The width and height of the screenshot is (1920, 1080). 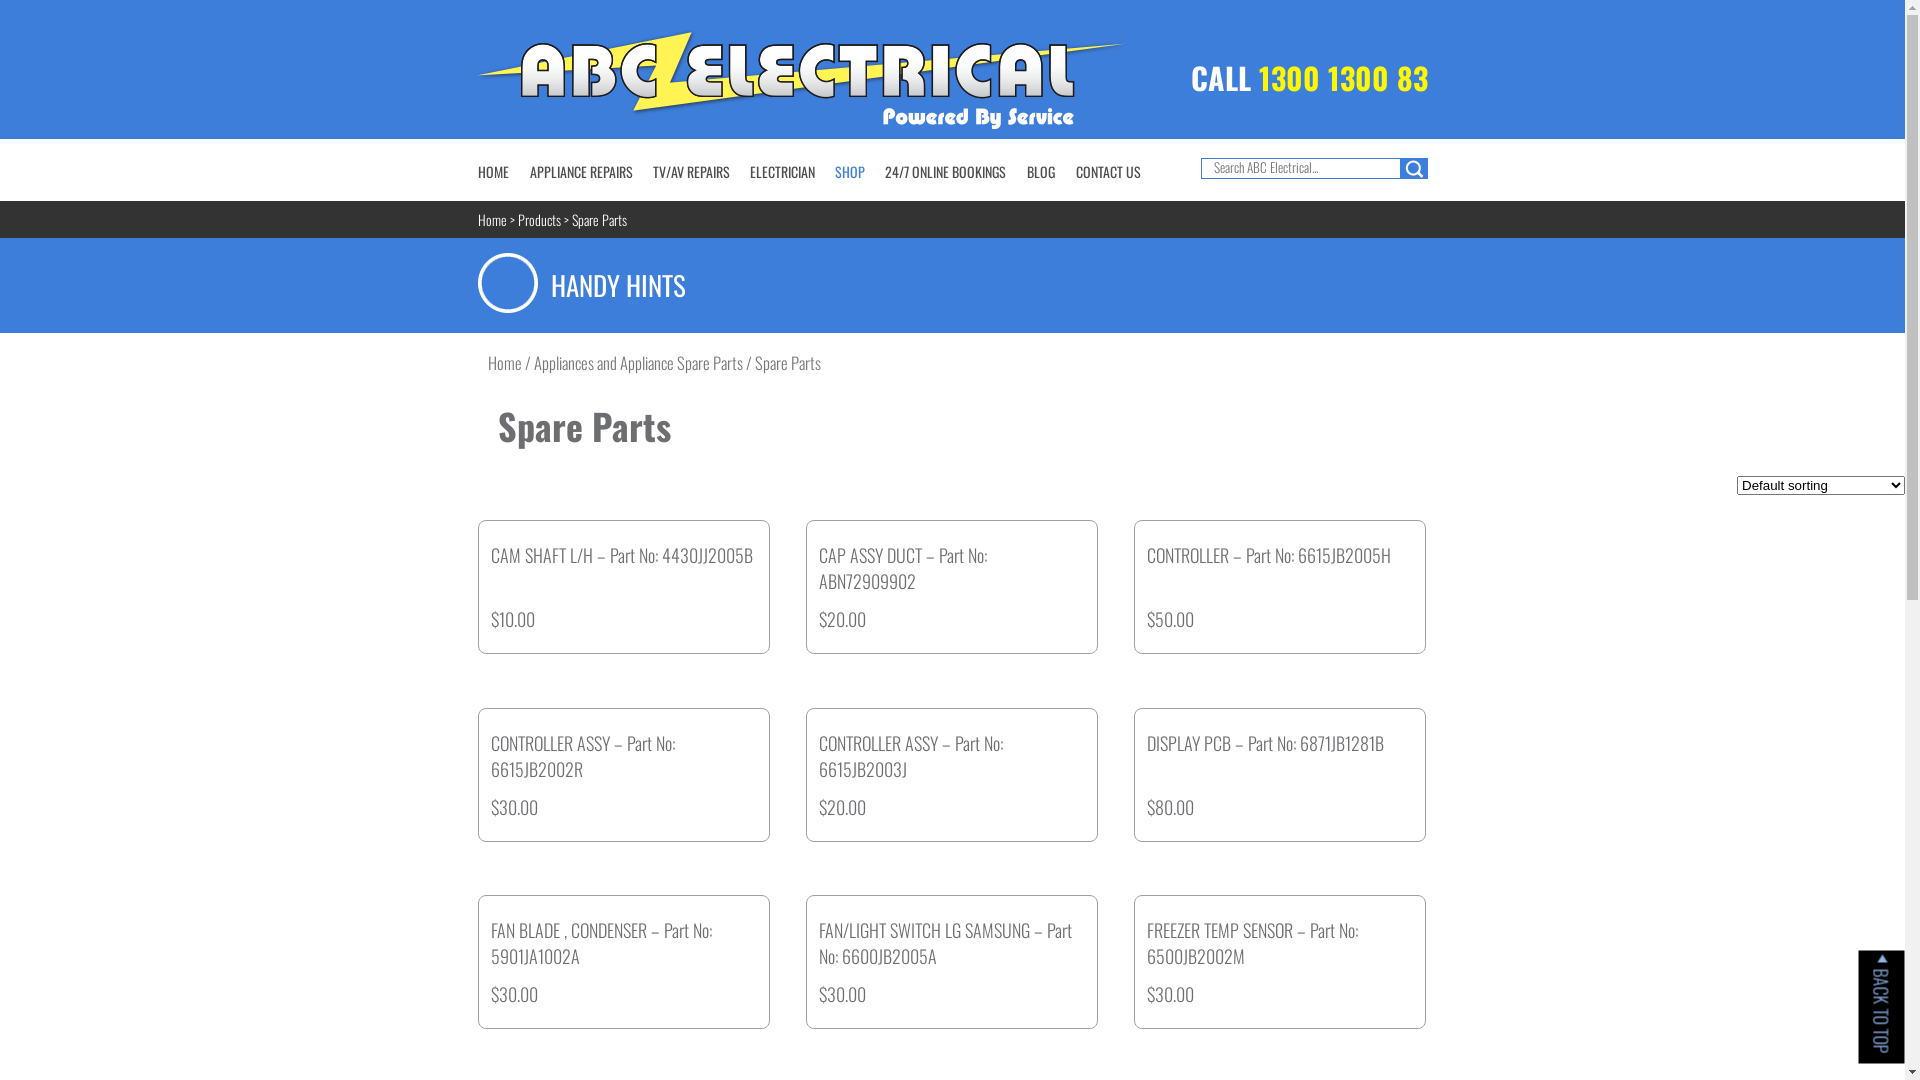 I want to click on 'Search for:', so click(x=1300, y=167).